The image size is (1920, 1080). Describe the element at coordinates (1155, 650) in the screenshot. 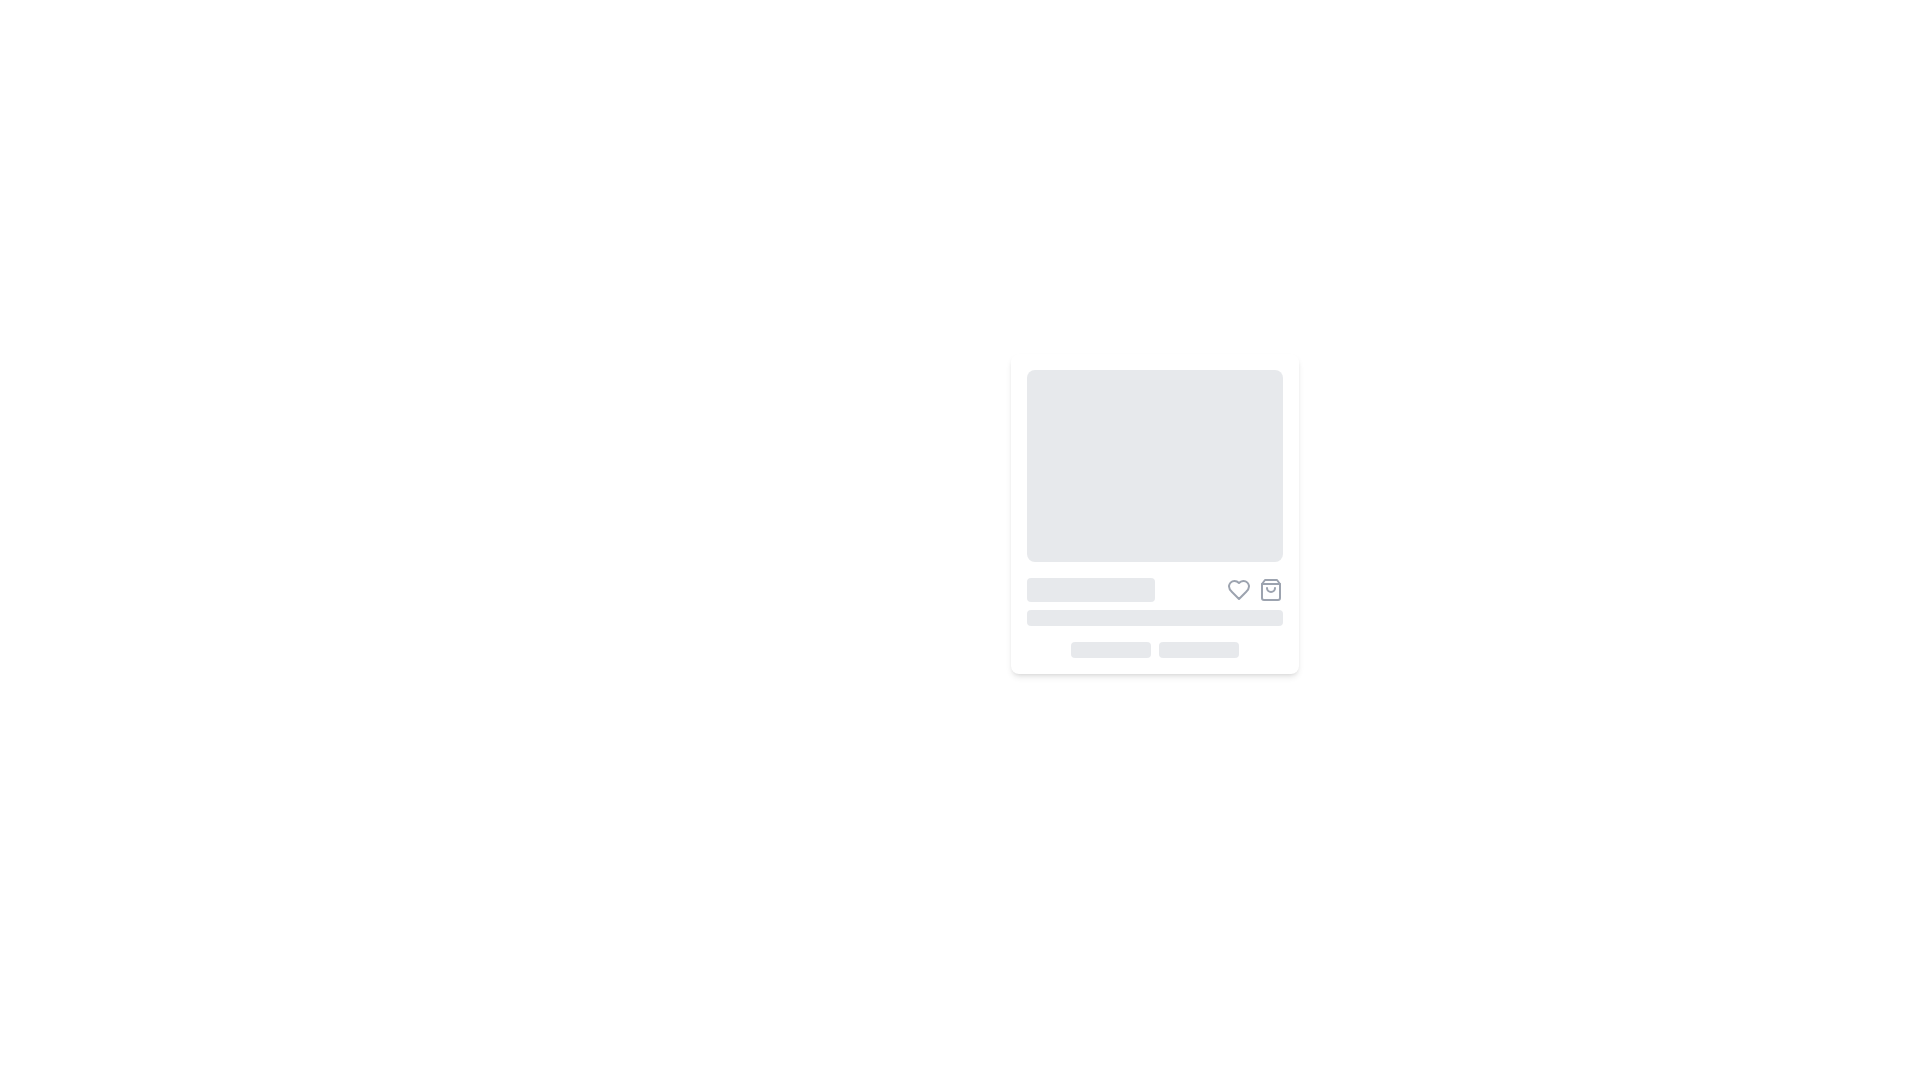

I see `the two horizontally aligned rectangular placeholder blocks with rounded corners at the bottom center of the card layout to observe the pulsing animation effect` at that location.